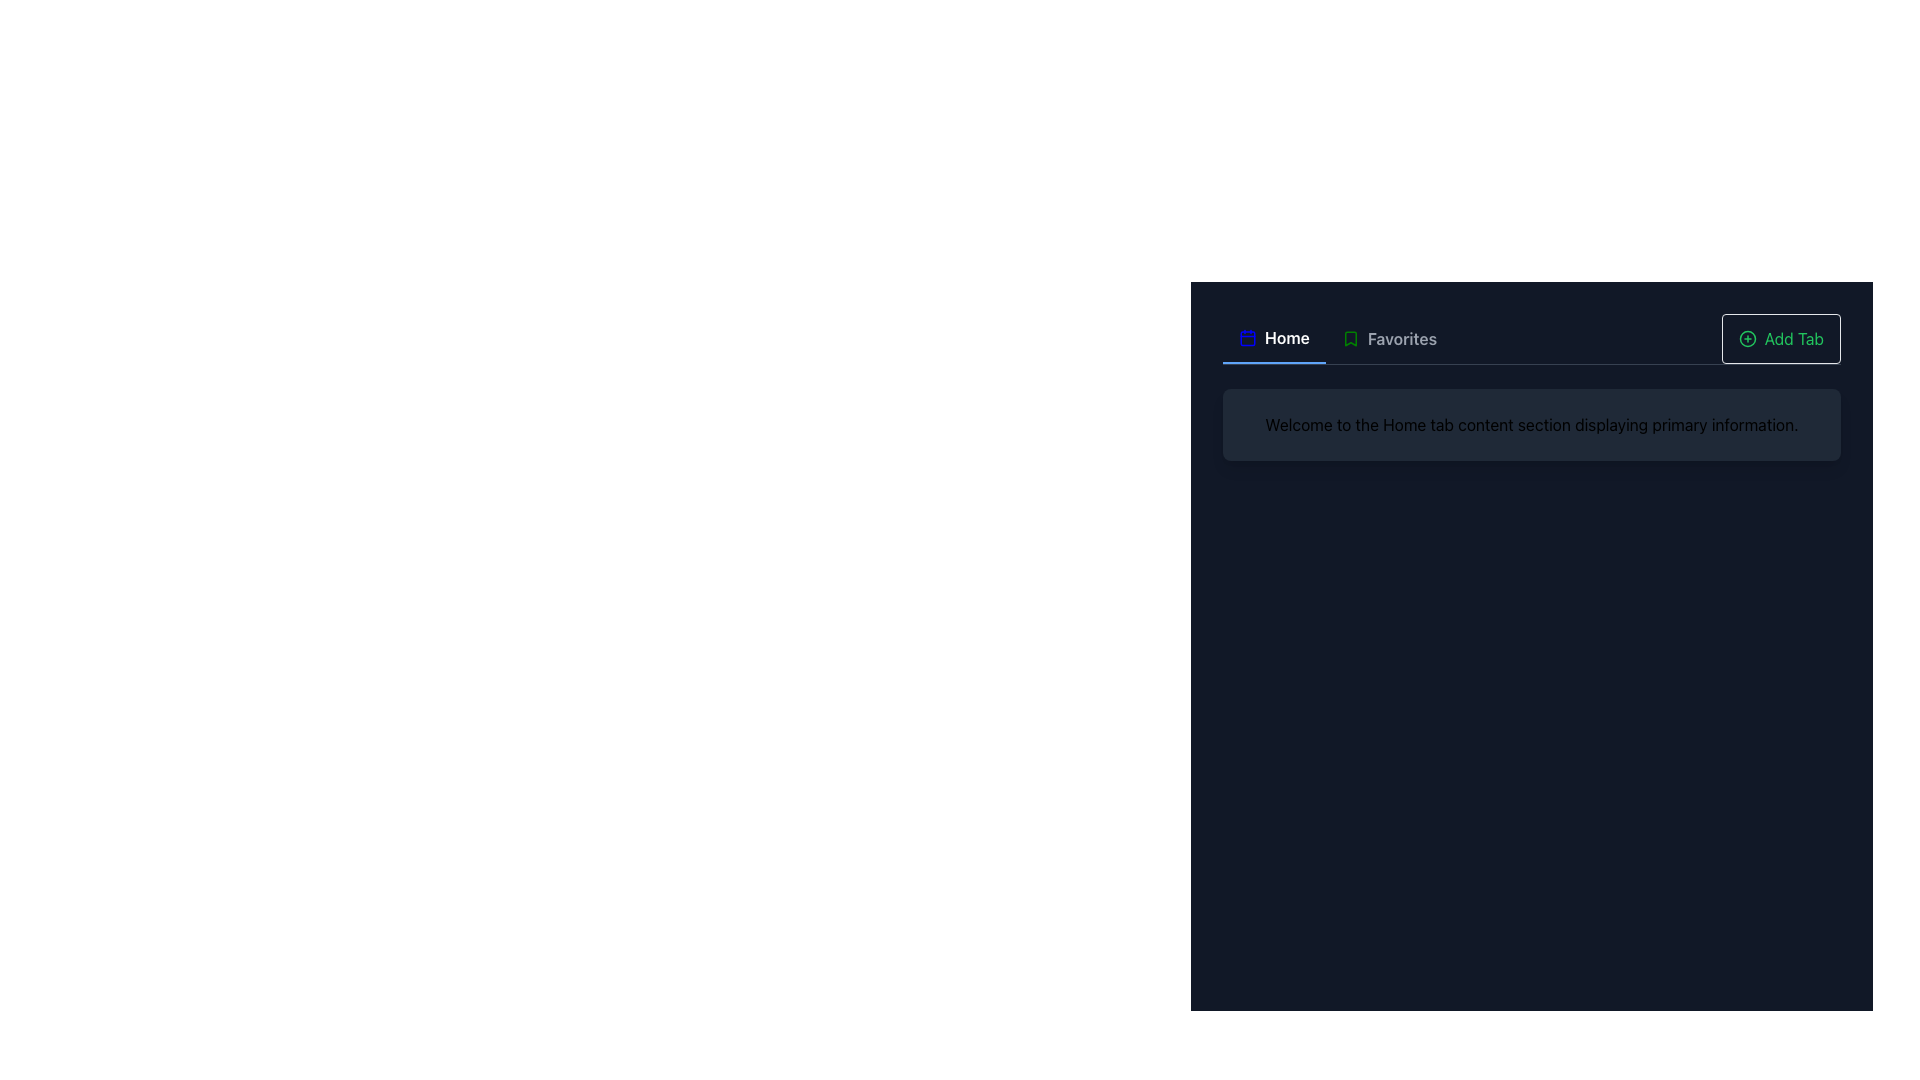  I want to click on the 'Favorites' navigation link located in the horizontal navigation bar, which is the second item from the left, adjacent to 'Home' and before 'Add Tab', so click(1388, 338).